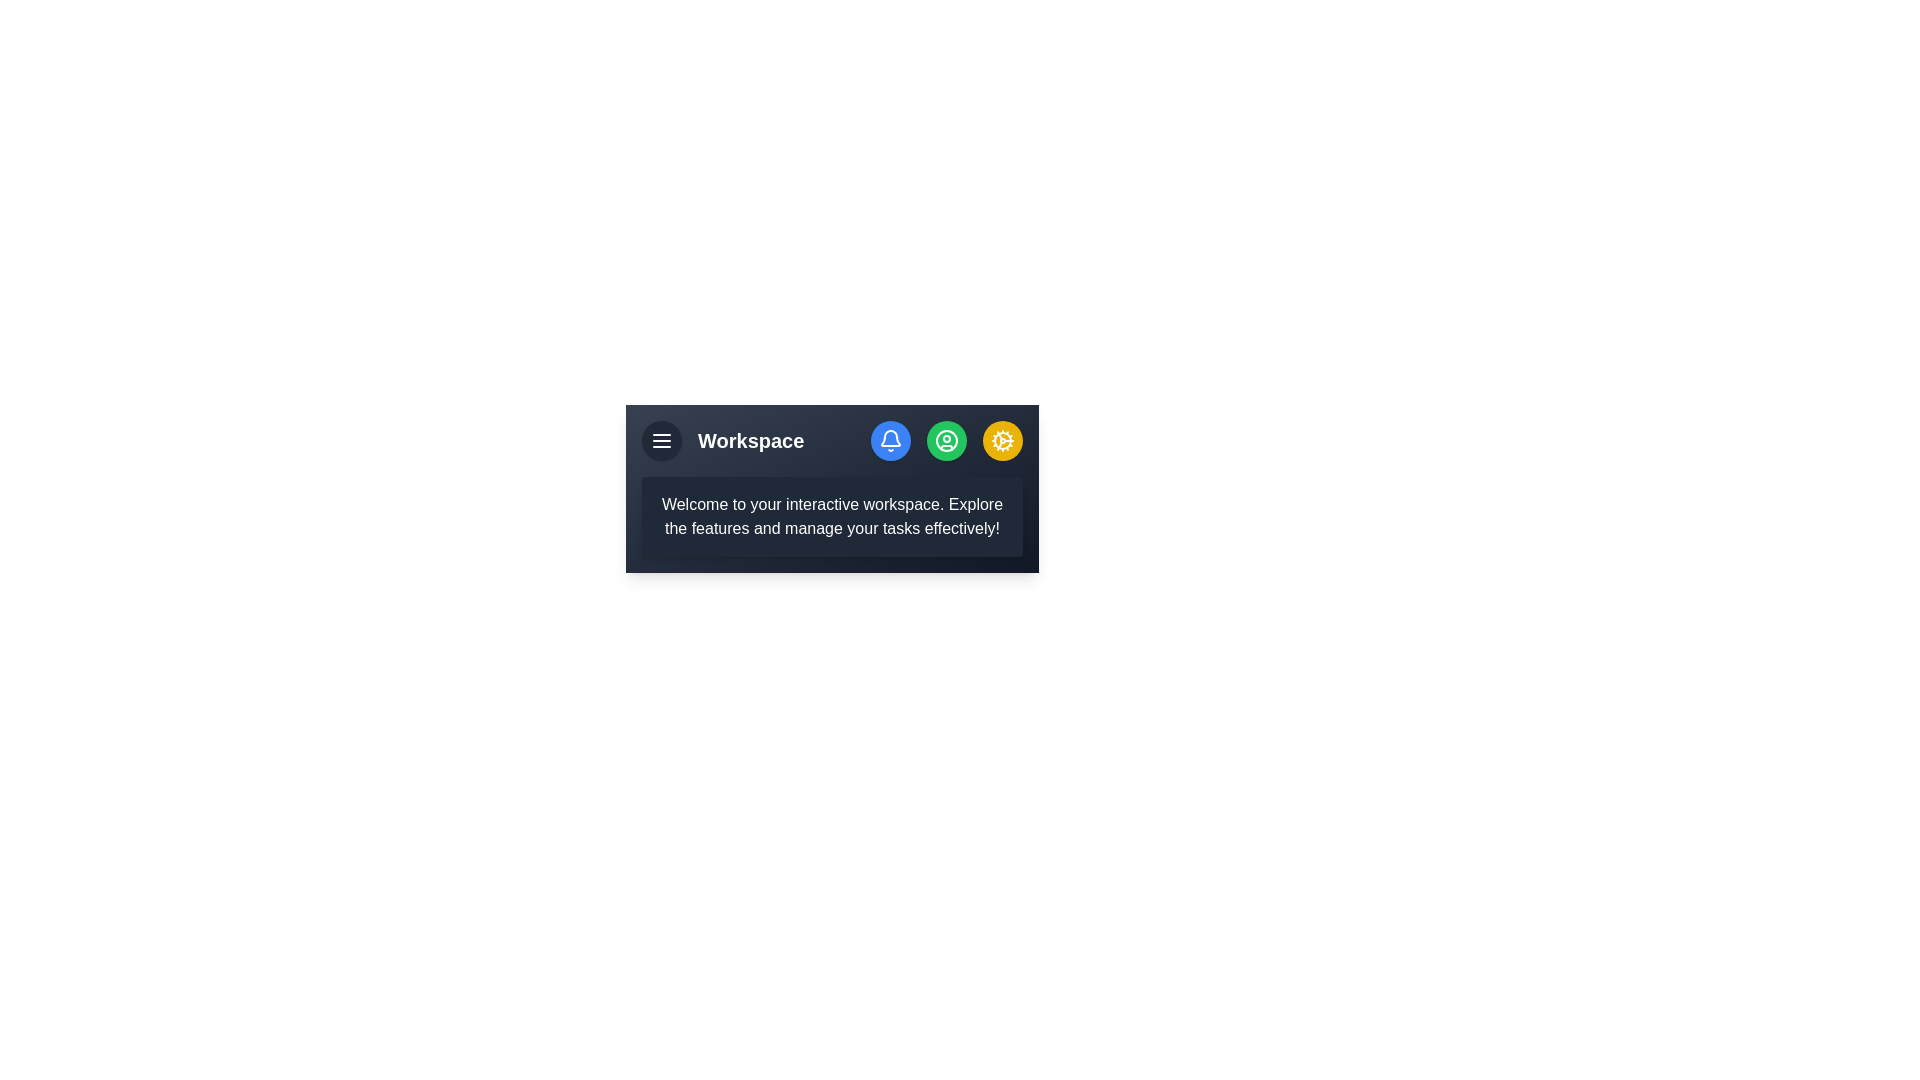 This screenshot has width=1920, height=1080. Describe the element at coordinates (945, 439) in the screenshot. I see `the user profile button` at that location.